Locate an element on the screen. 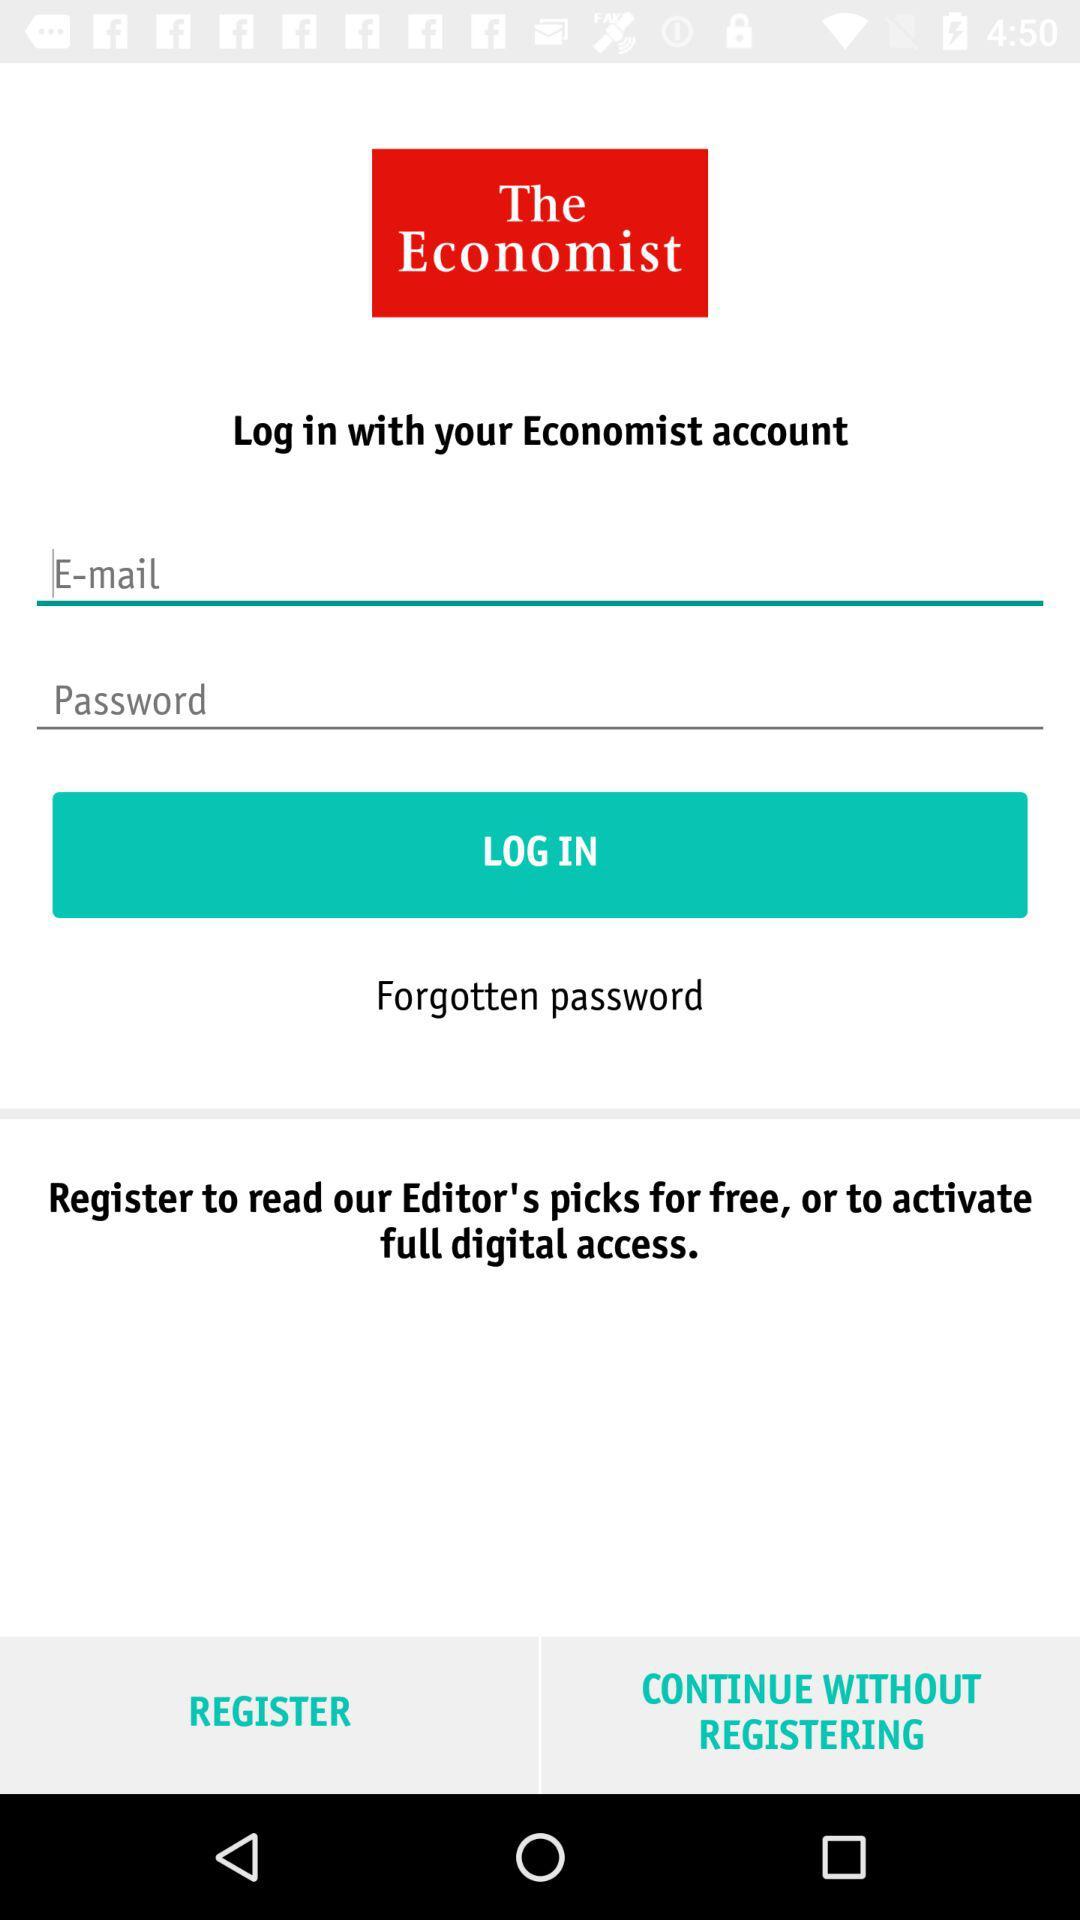 The image size is (1080, 1920). your custom email address is located at coordinates (540, 560).